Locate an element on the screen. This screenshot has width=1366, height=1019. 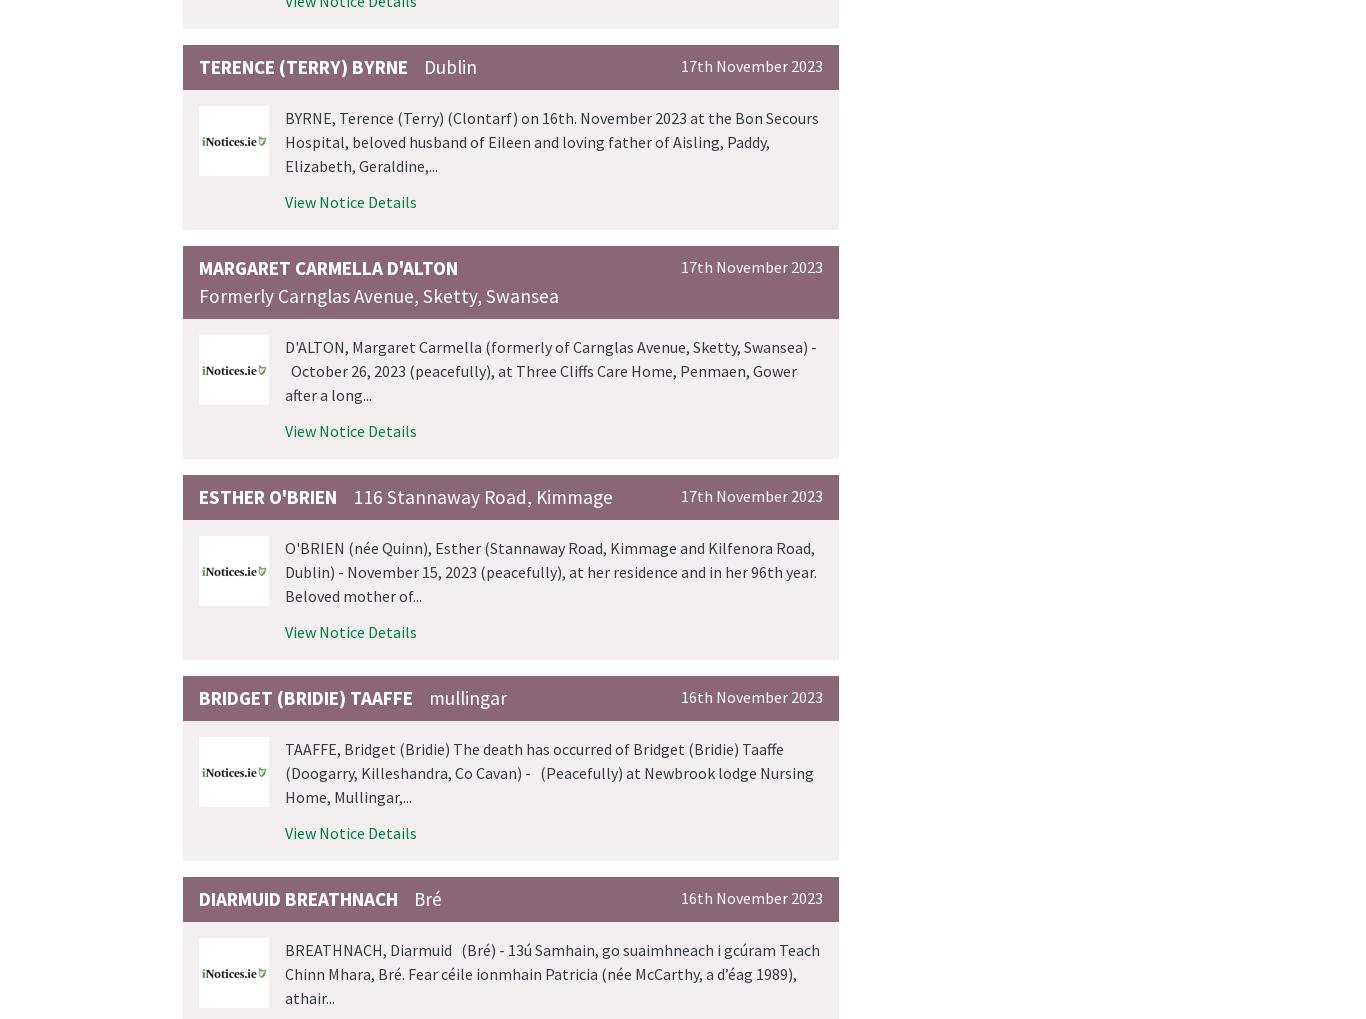
'TAAFFE, Bridget (Bridie)                     The death has occurred of  Bridget (Bridie) Taaffe  (Doogarry, Killeshandra, Co Cavan) -     (Peacefully) at Newbrook lodge Nursing Home, Mullingar,...' is located at coordinates (549, 770).